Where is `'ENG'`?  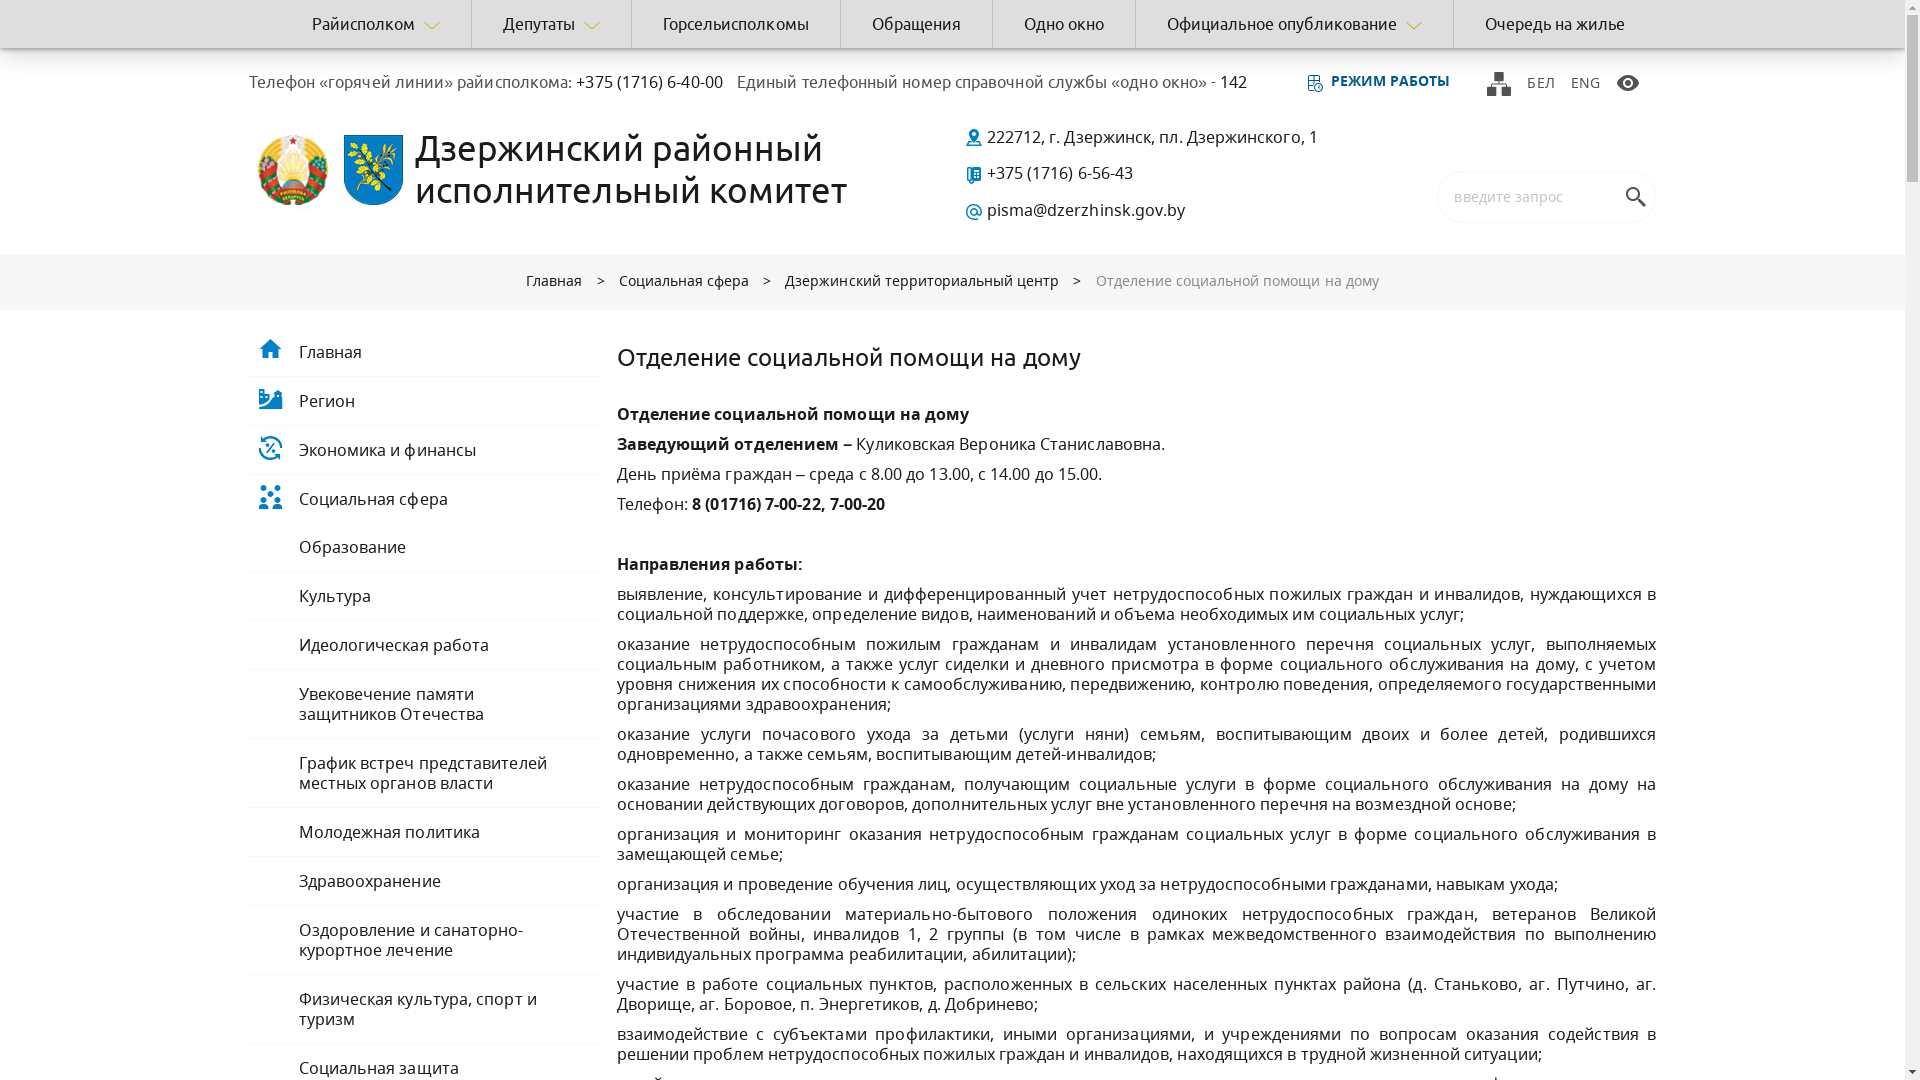
'ENG' is located at coordinates (1584, 81).